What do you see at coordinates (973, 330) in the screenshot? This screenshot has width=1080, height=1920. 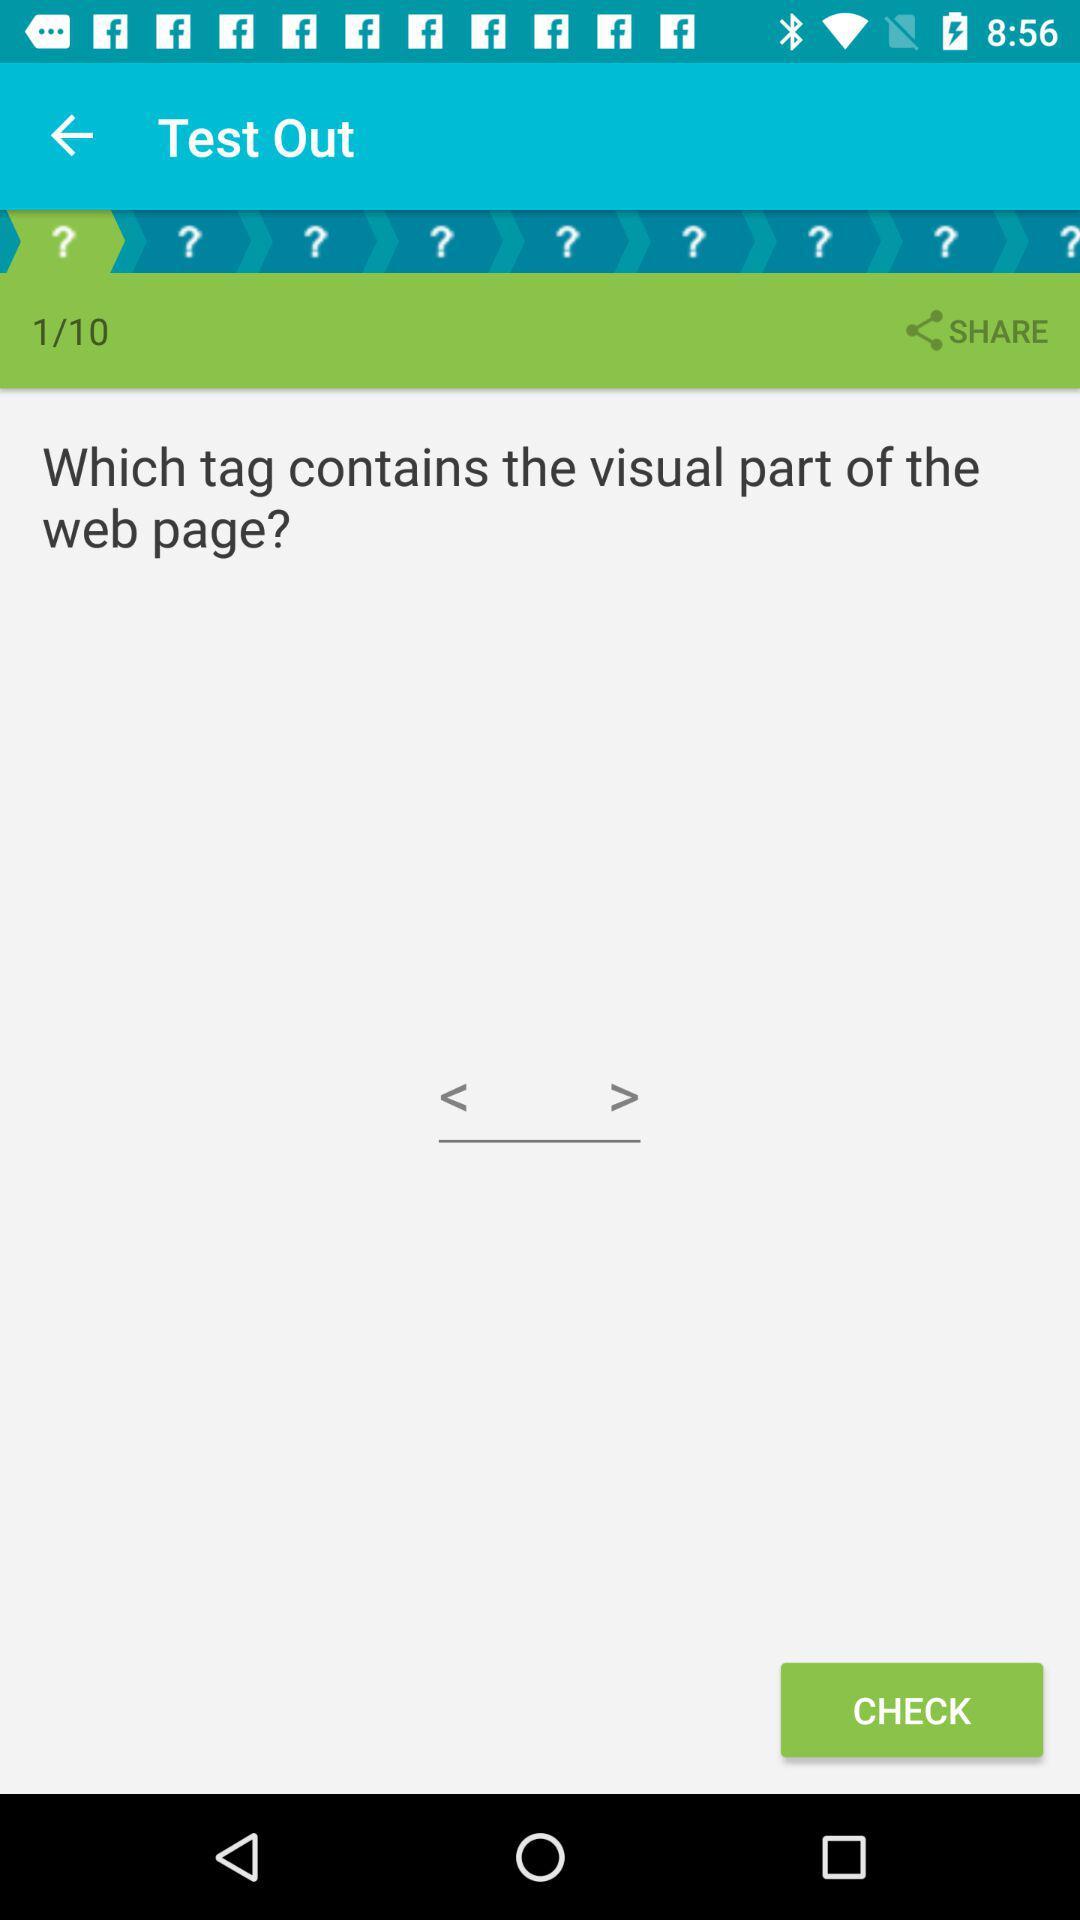 I see `share icon` at bounding box center [973, 330].